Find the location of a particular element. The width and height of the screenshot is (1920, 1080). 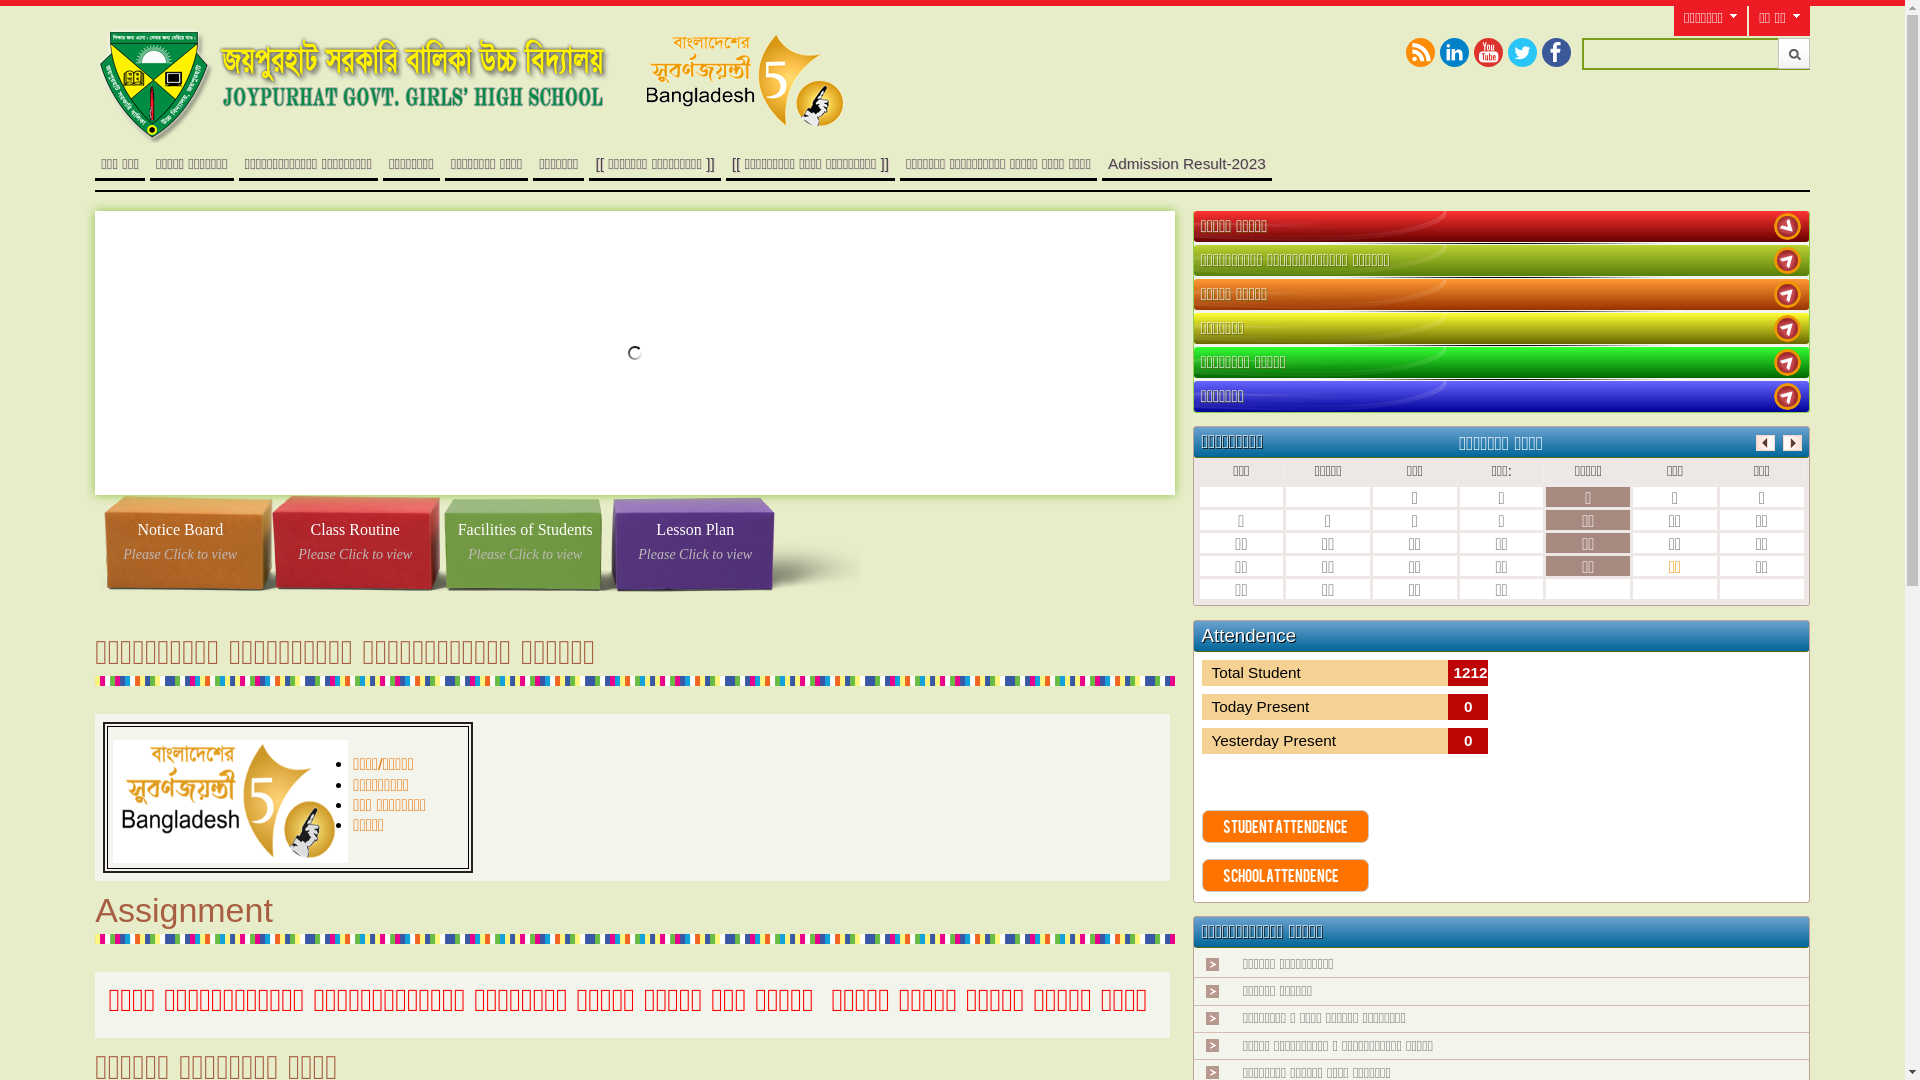

'Facilities of Students is located at coordinates (524, 543).